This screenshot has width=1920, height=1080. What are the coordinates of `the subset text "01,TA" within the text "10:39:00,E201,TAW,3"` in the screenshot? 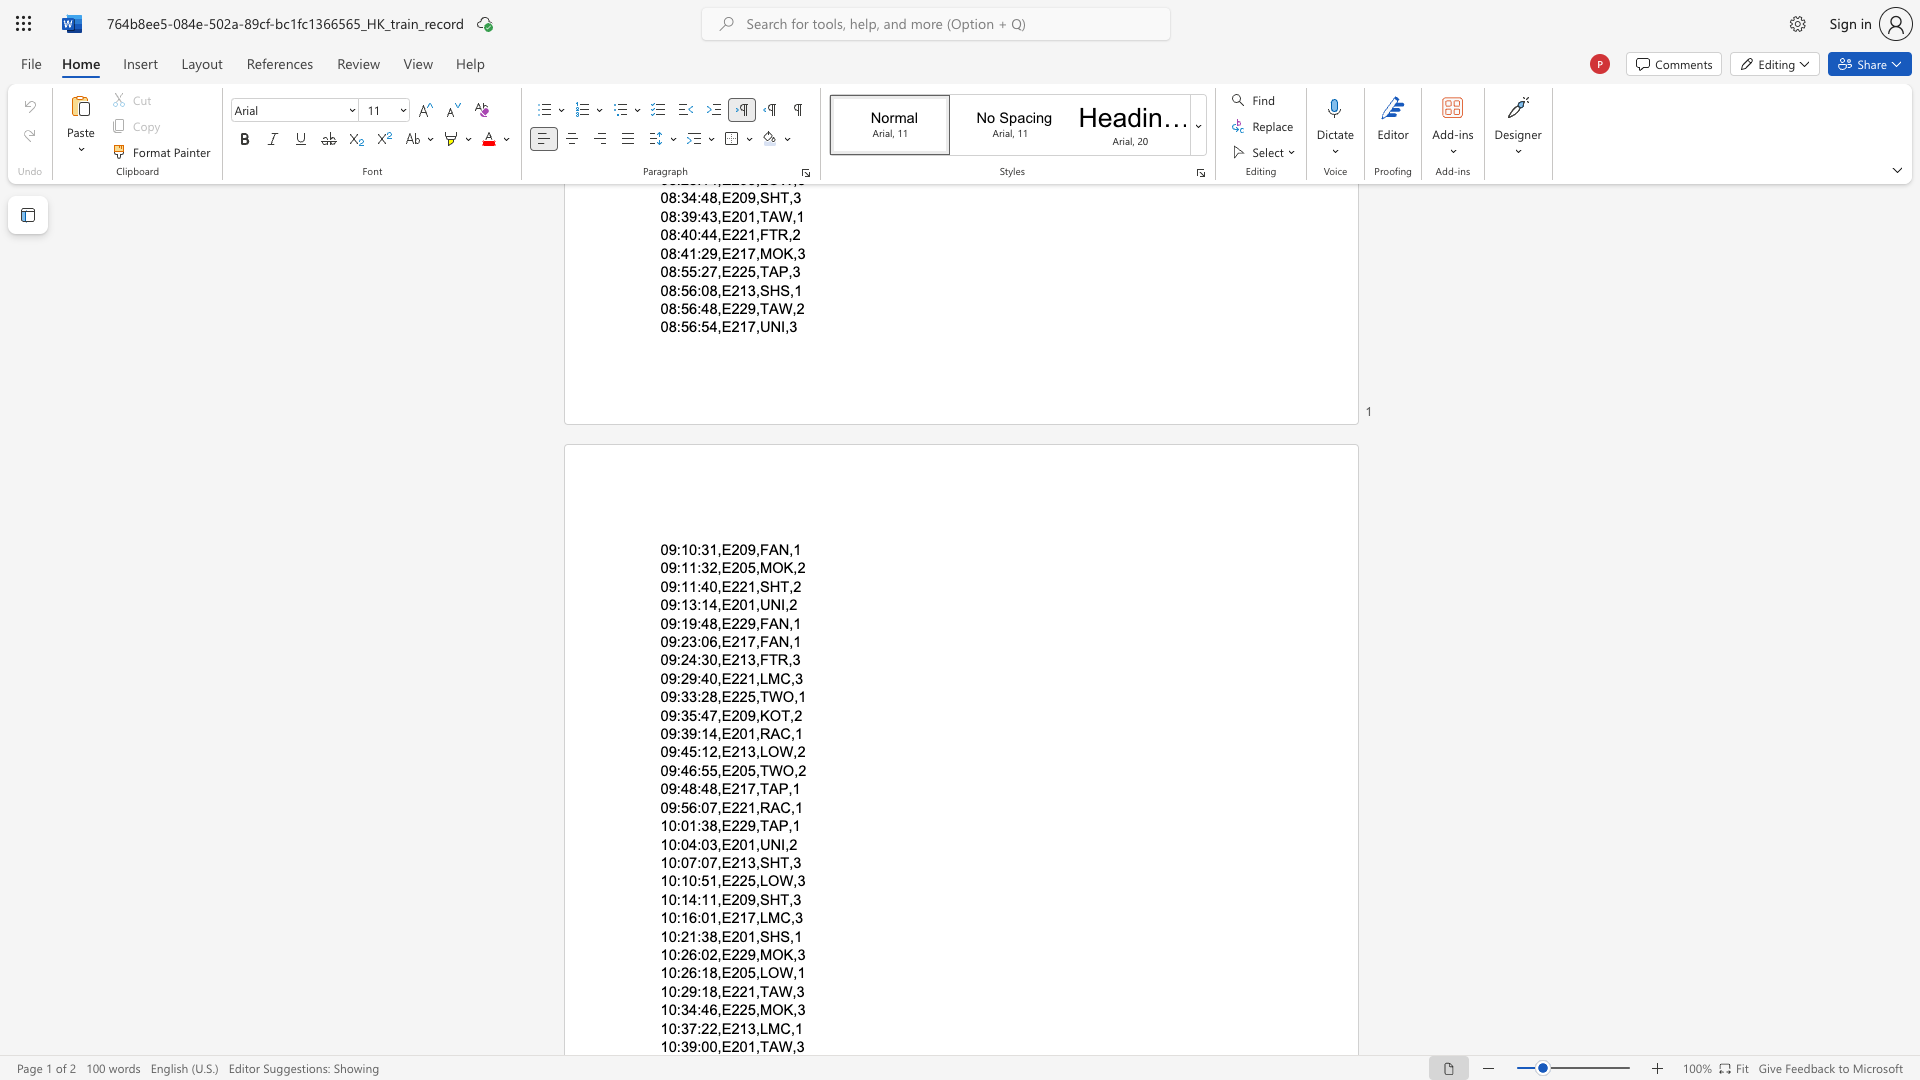 It's located at (738, 1045).